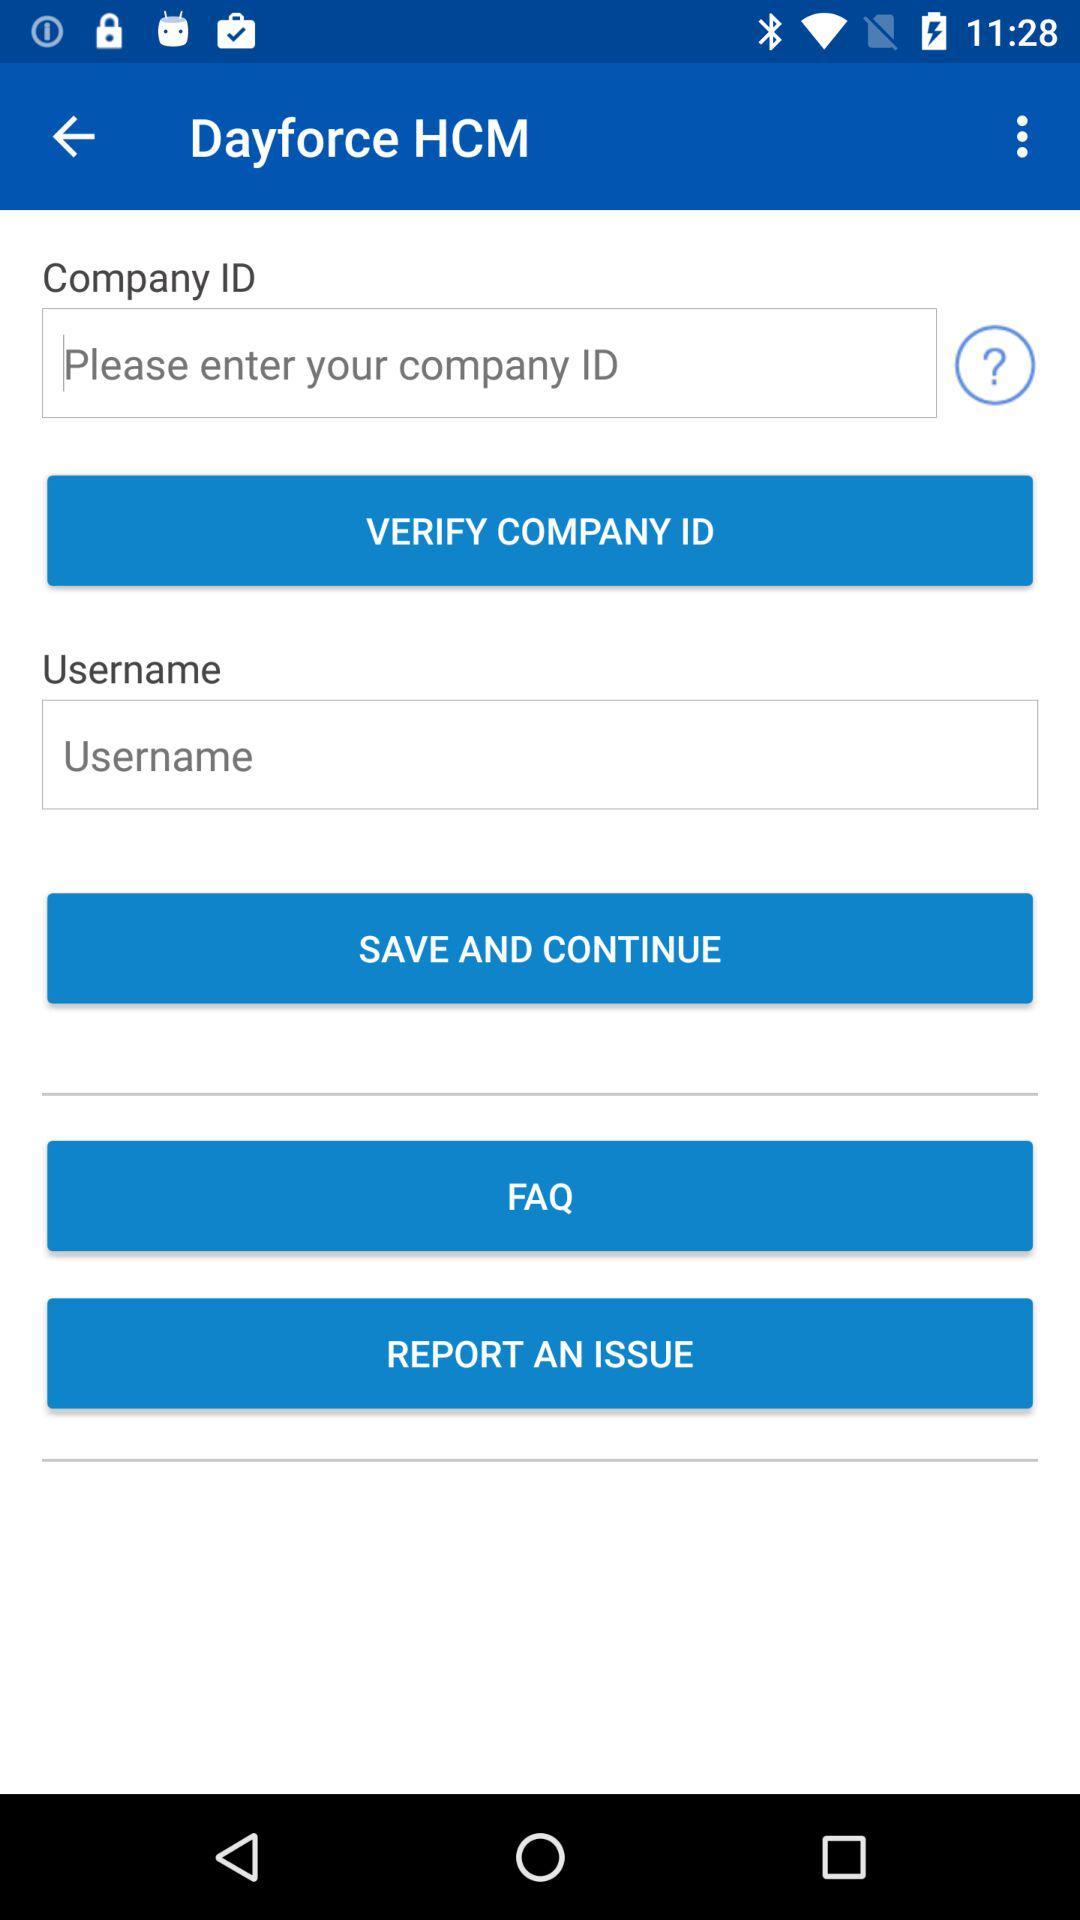 The image size is (1080, 1920). What do you see at coordinates (540, 1355) in the screenshot?
I see `the report an issue icon` at bounding box center [540, 1355].